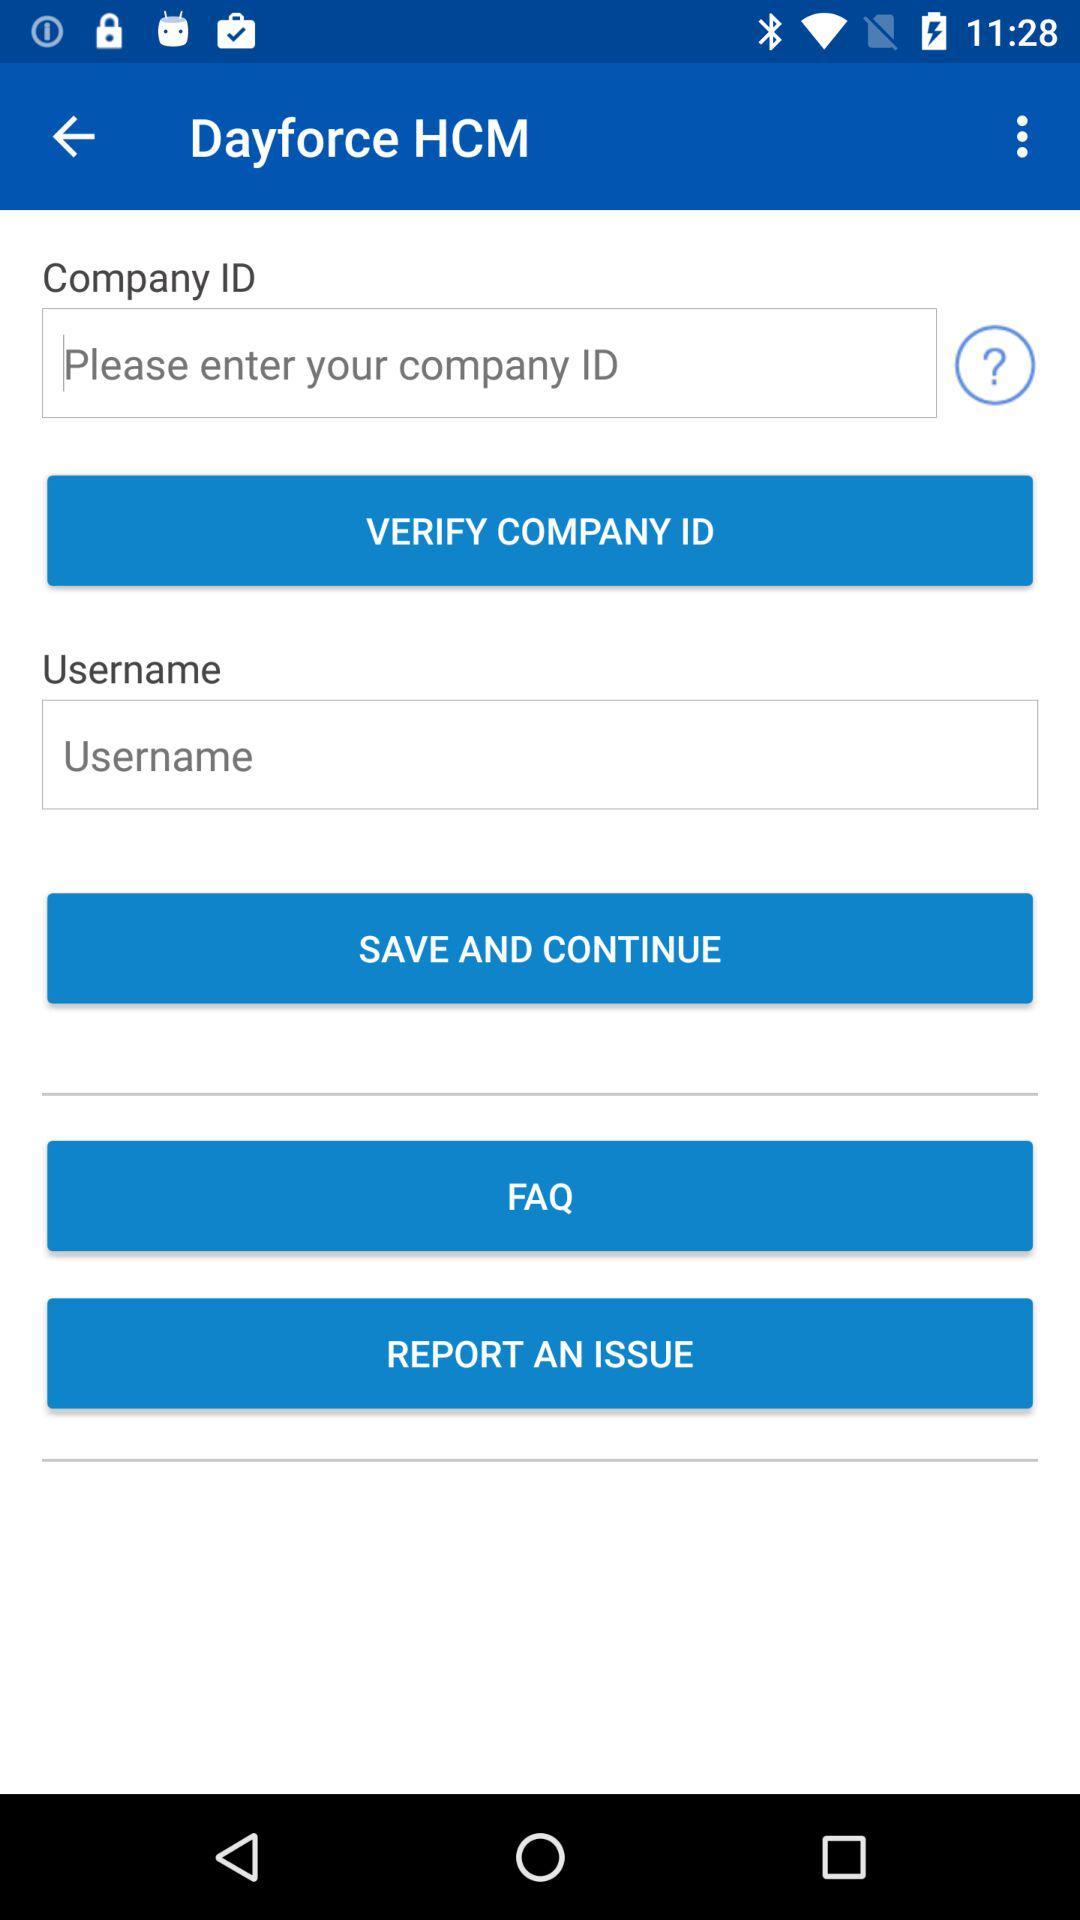 The image size is (1080, 1920). What do you see at coordinates (540, 1355) in the screenshot?
I see `the report an issue icon` at bounding box center [540, 1355].